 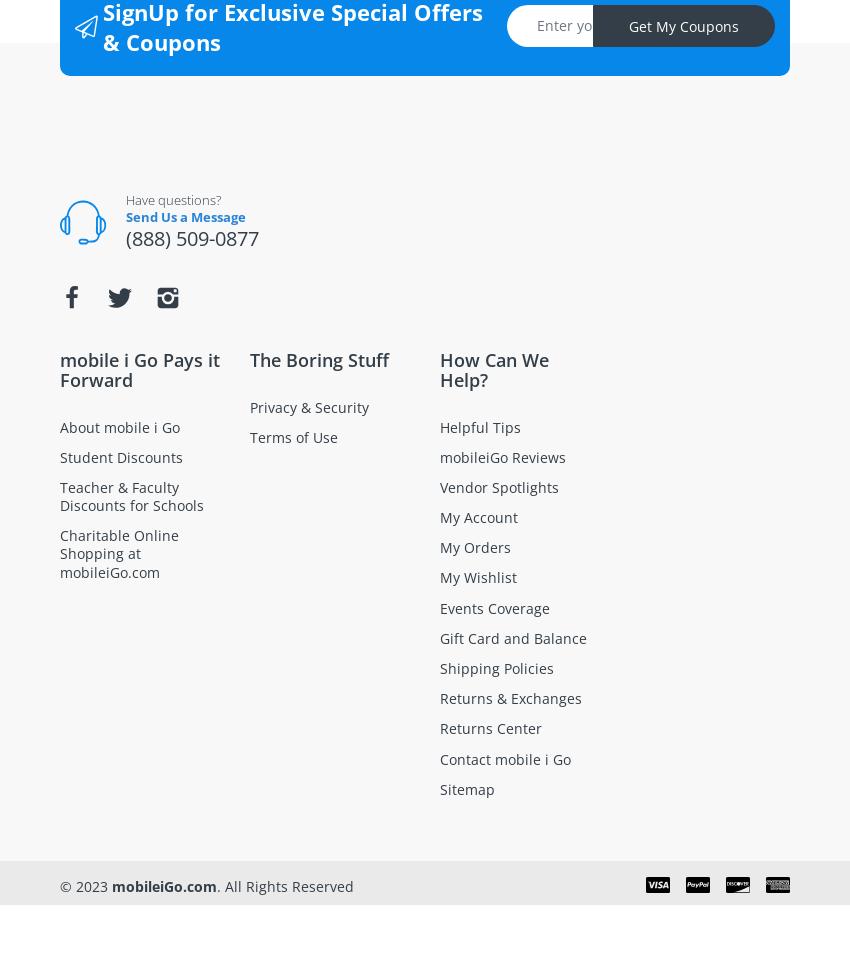 I want to click on 'How Can We Help?', so click(x=494, y=368).